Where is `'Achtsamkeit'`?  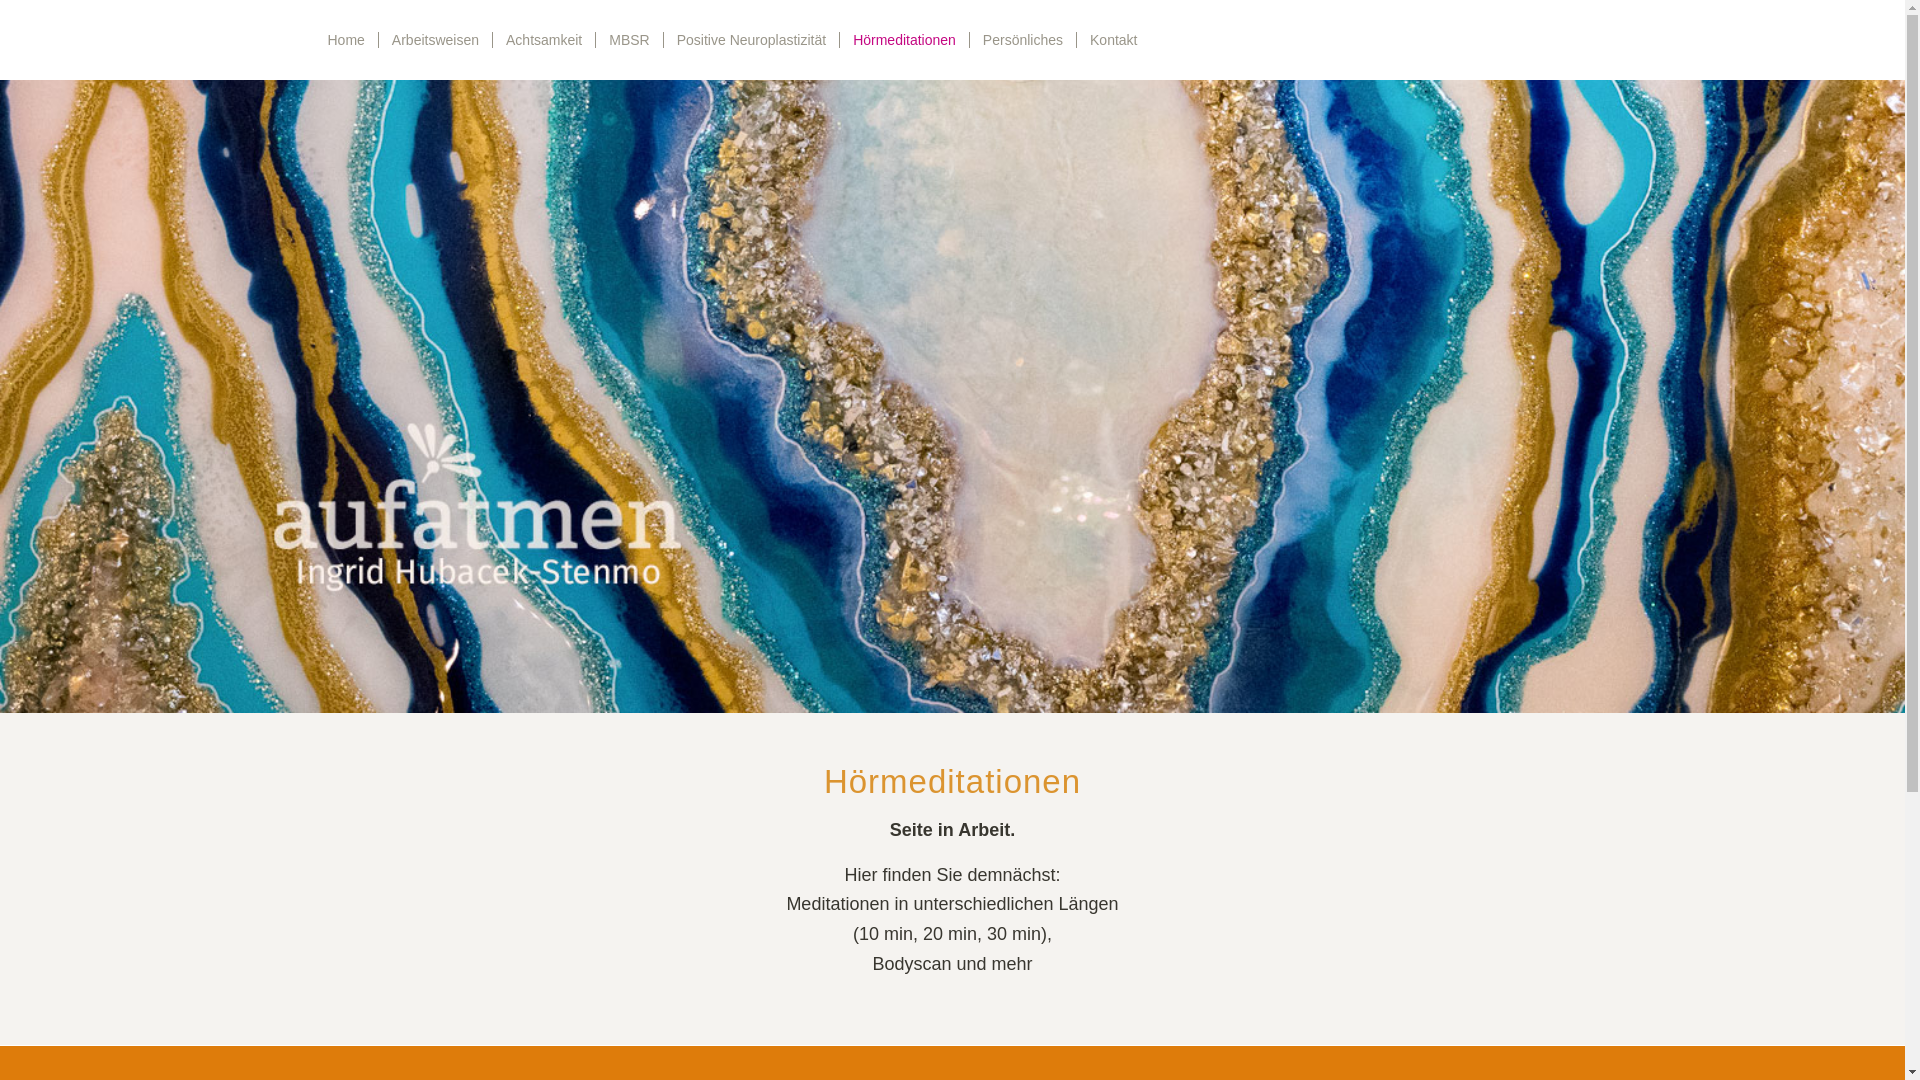
'Achtsamkeit' is located at coordinates (543, 39).